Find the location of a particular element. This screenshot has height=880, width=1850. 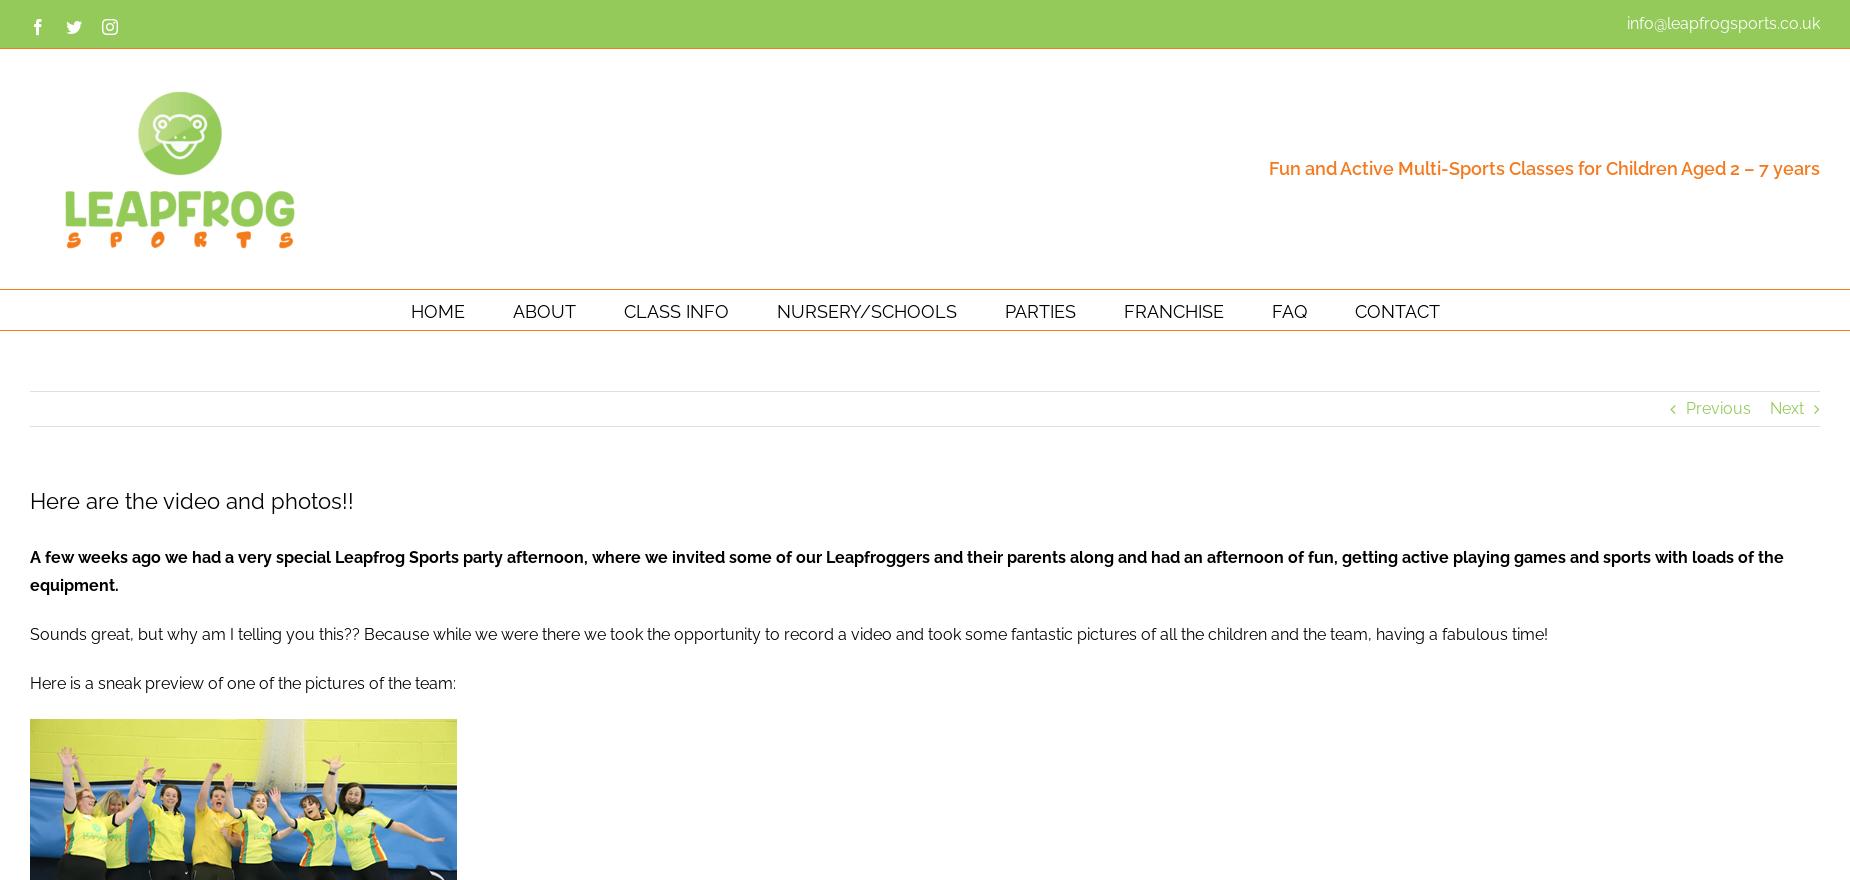

'PARTIES' is located at coordinates (1038, 309).